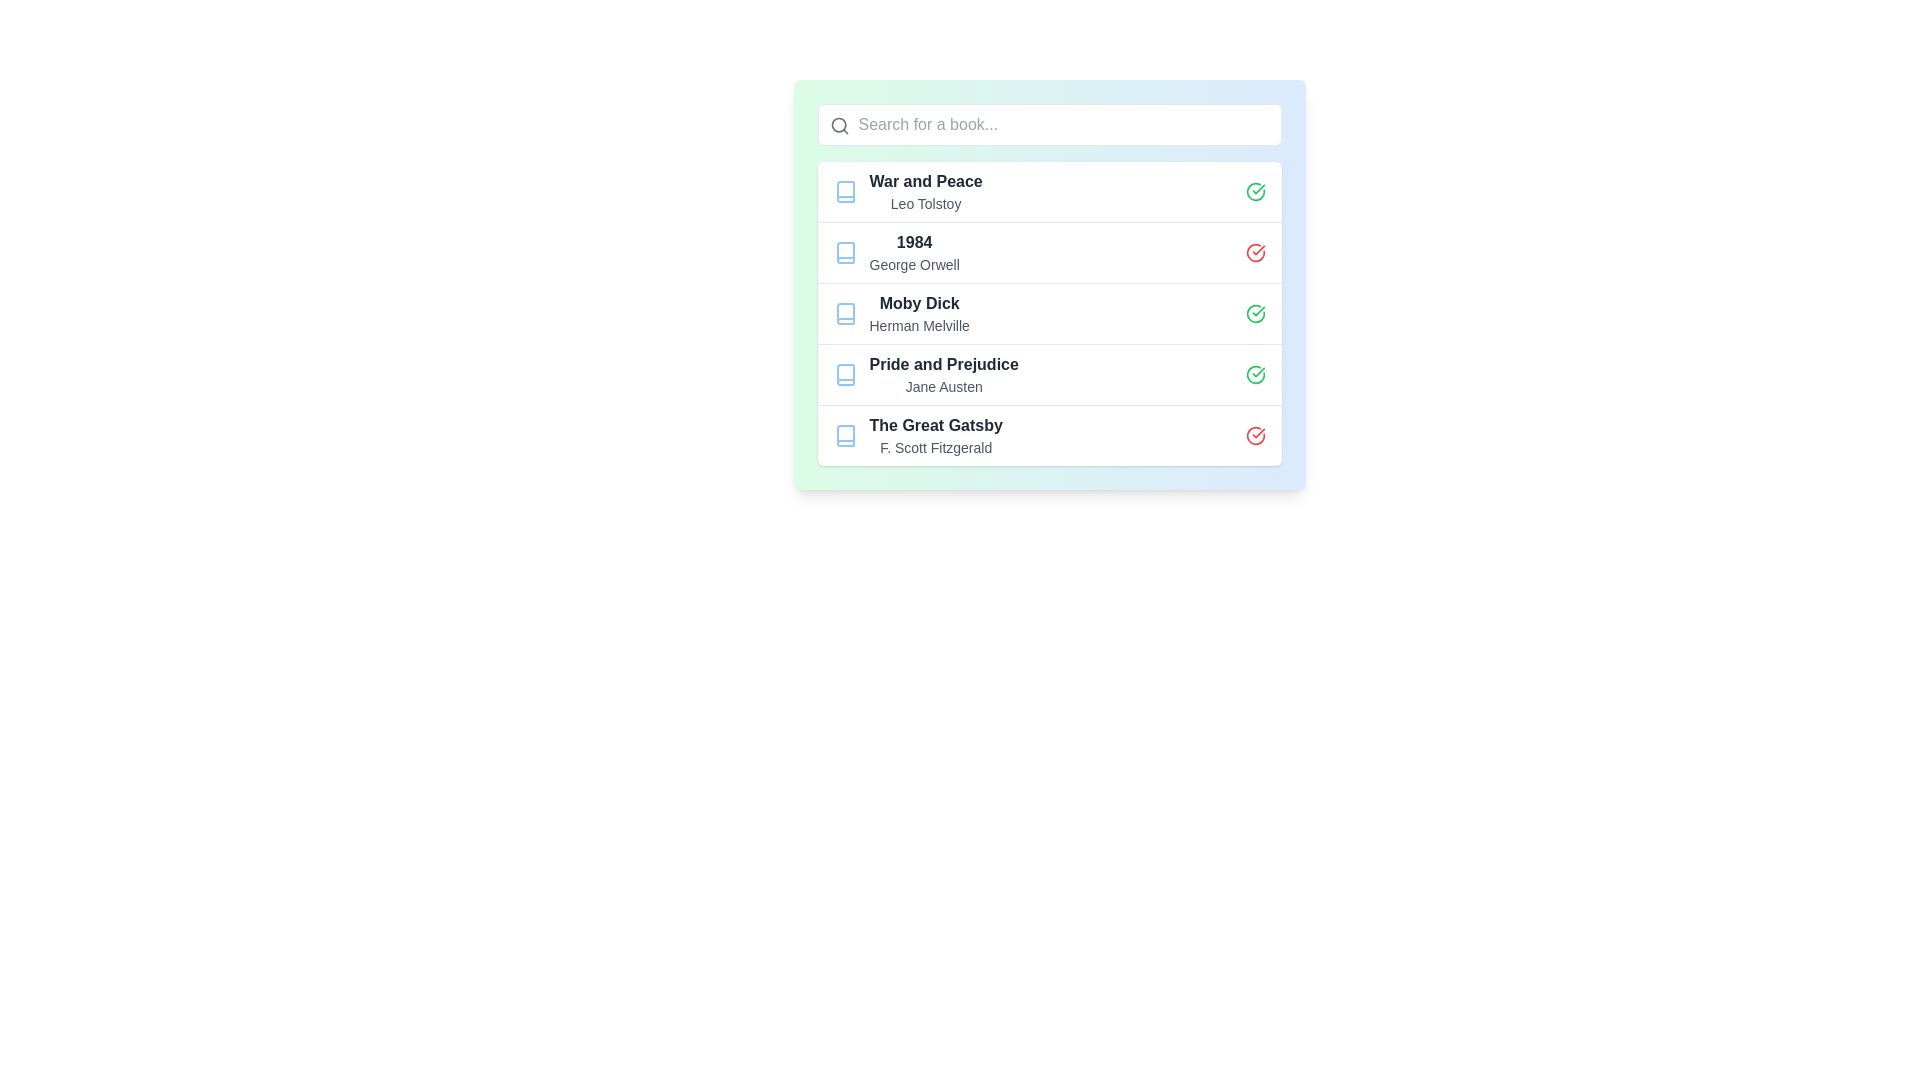 This screenshot has width=1920, height=1080. Describe the element at coordinates (845, 374) in the screenshot. I see `the book icon representing 'Pride and Prejudice' by Jane Austen in the book list` at that location.